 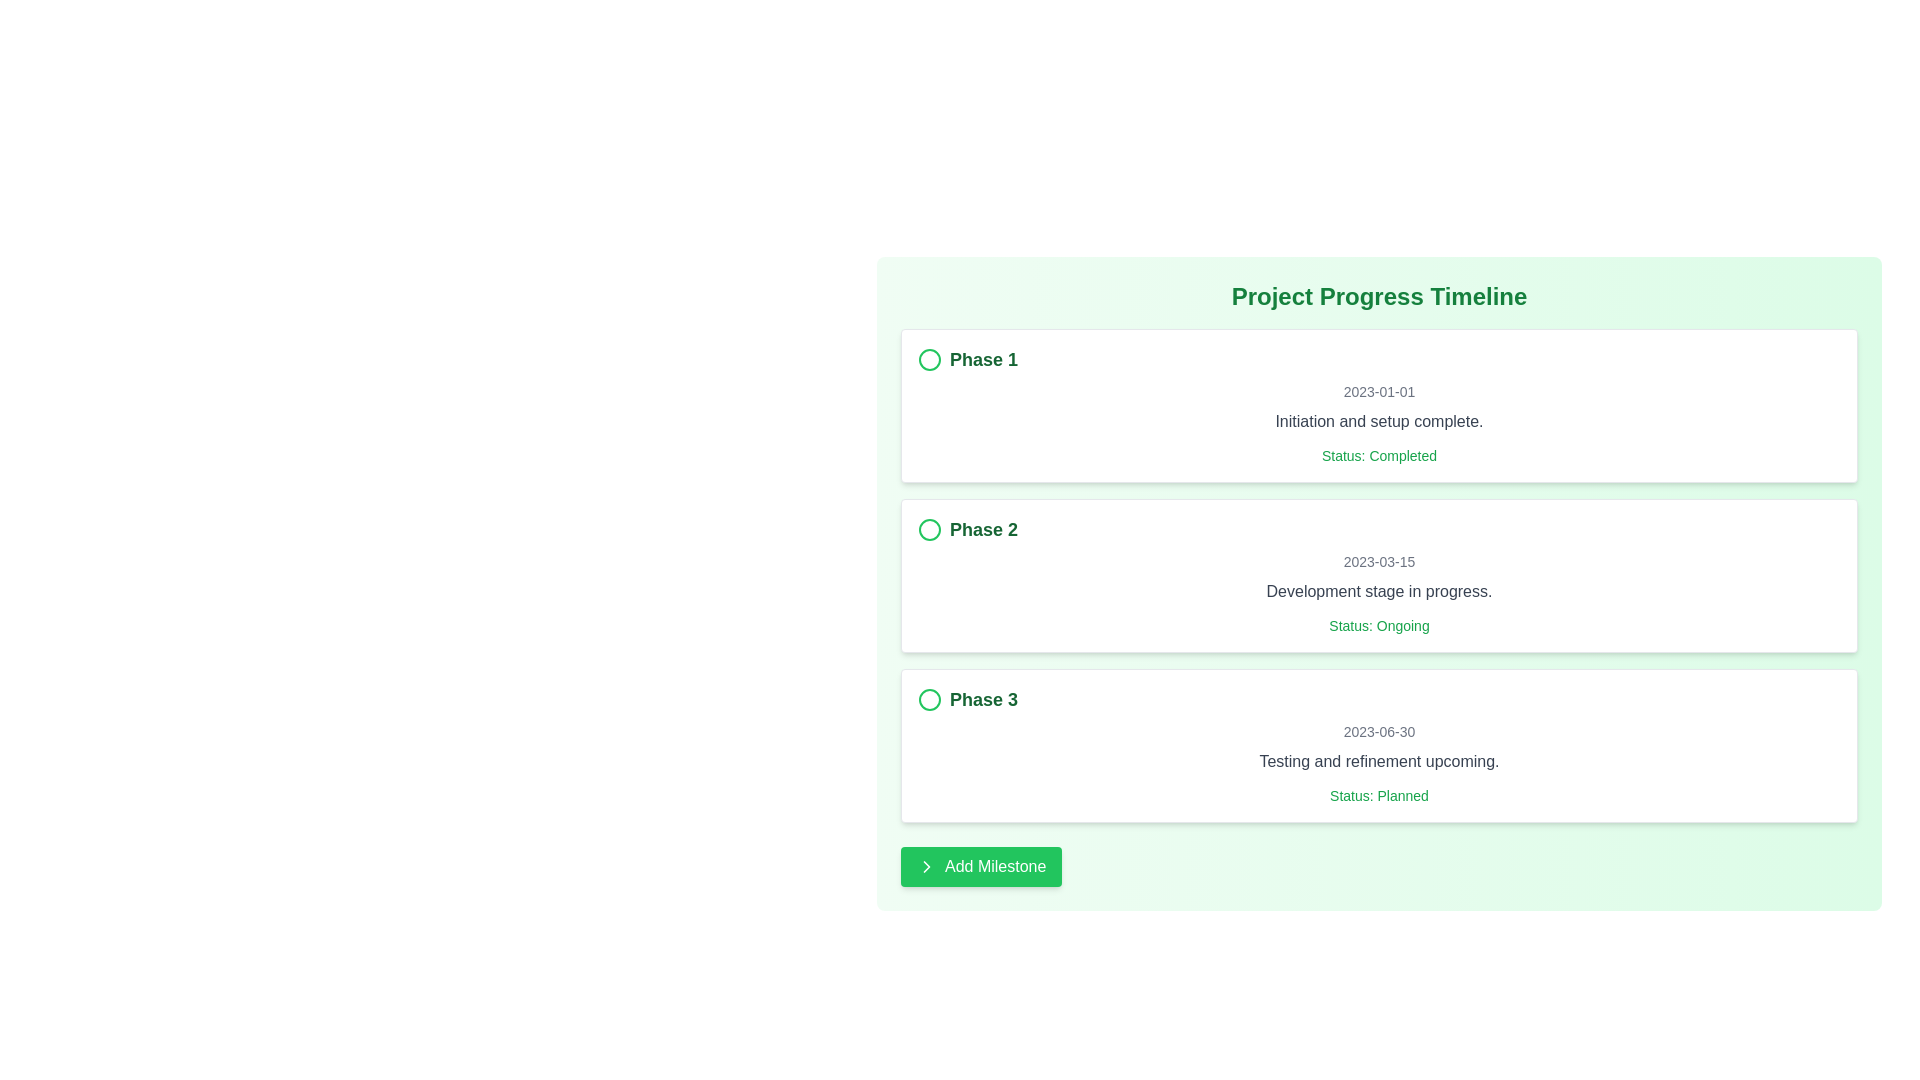 What do you see at coordinates (929, 698) in the screenshot?
I see `the Circle (vector graphic) that indicates the status of the third phase in the vertical project progress timeline, centered over the phase title` at bounding box center [929, 698].